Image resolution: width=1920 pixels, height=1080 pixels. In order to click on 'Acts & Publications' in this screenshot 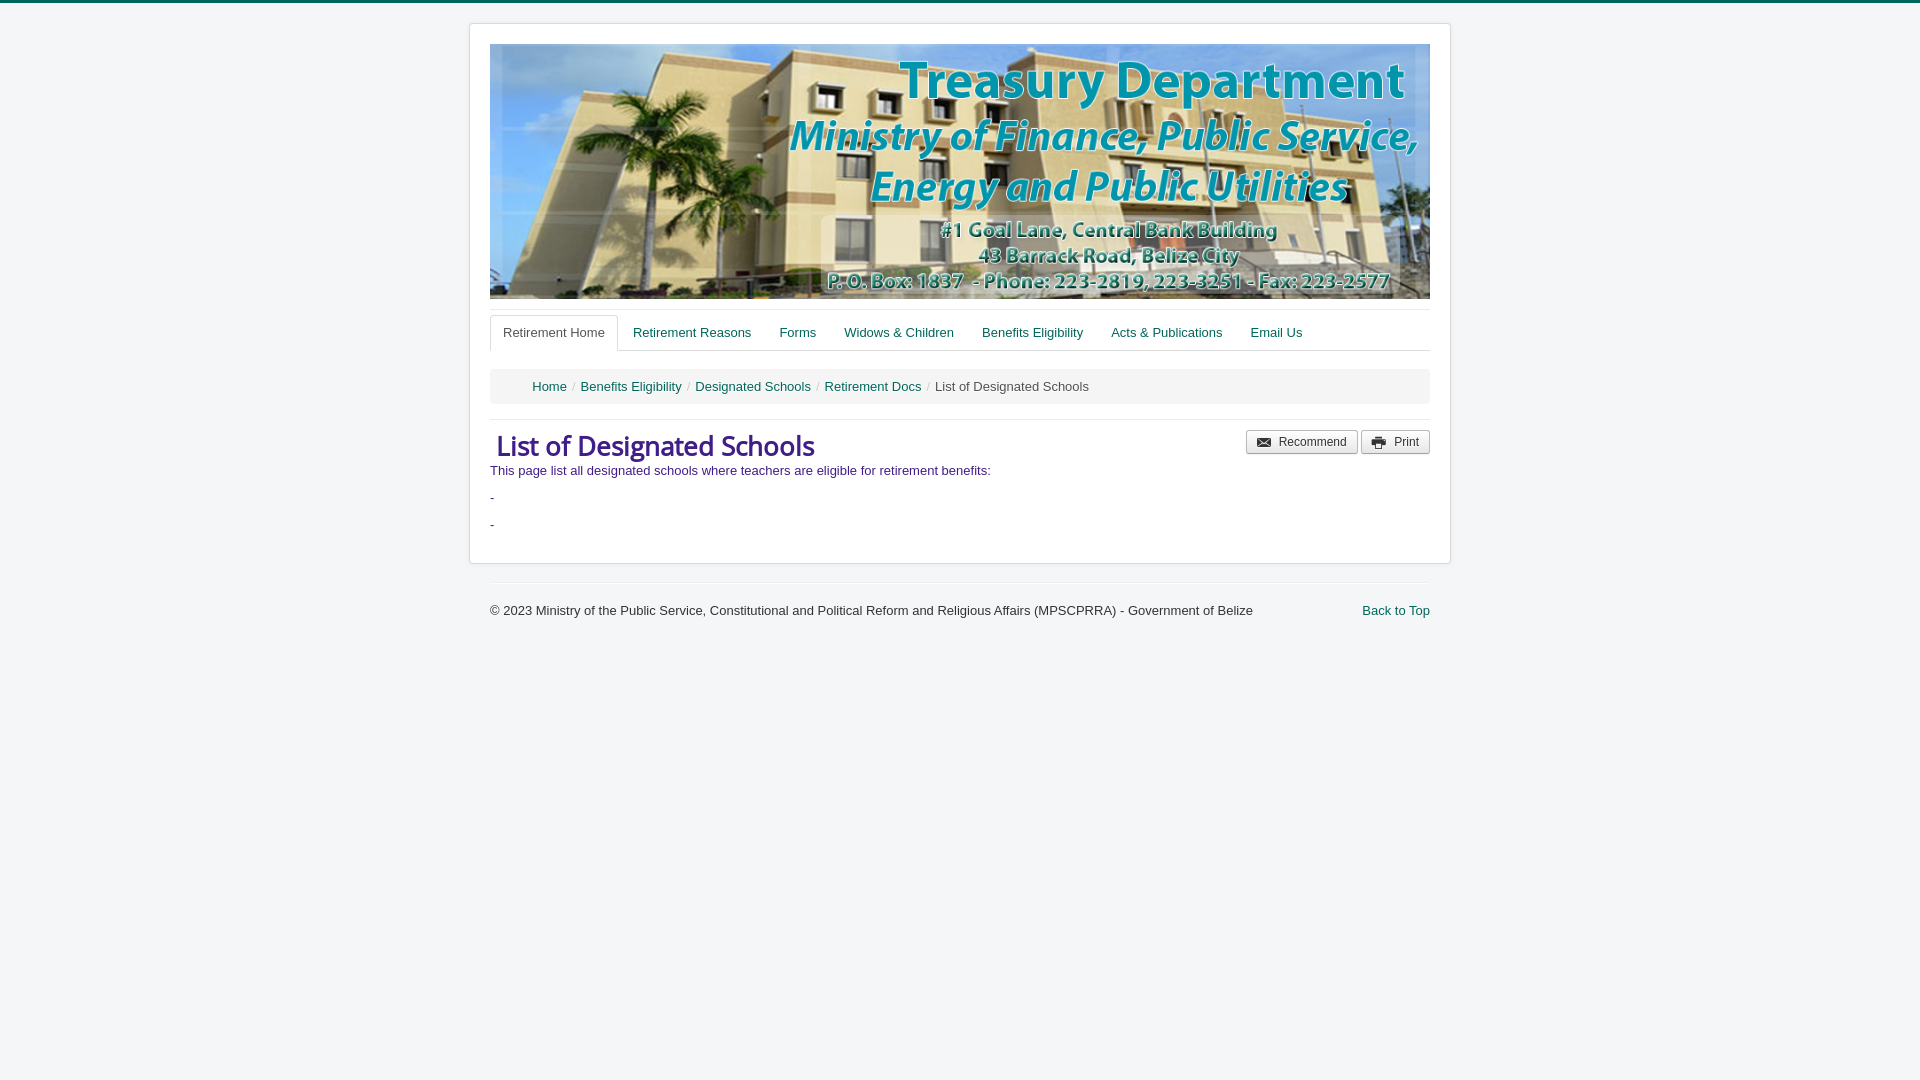, I will do `click(1097, 331)`.